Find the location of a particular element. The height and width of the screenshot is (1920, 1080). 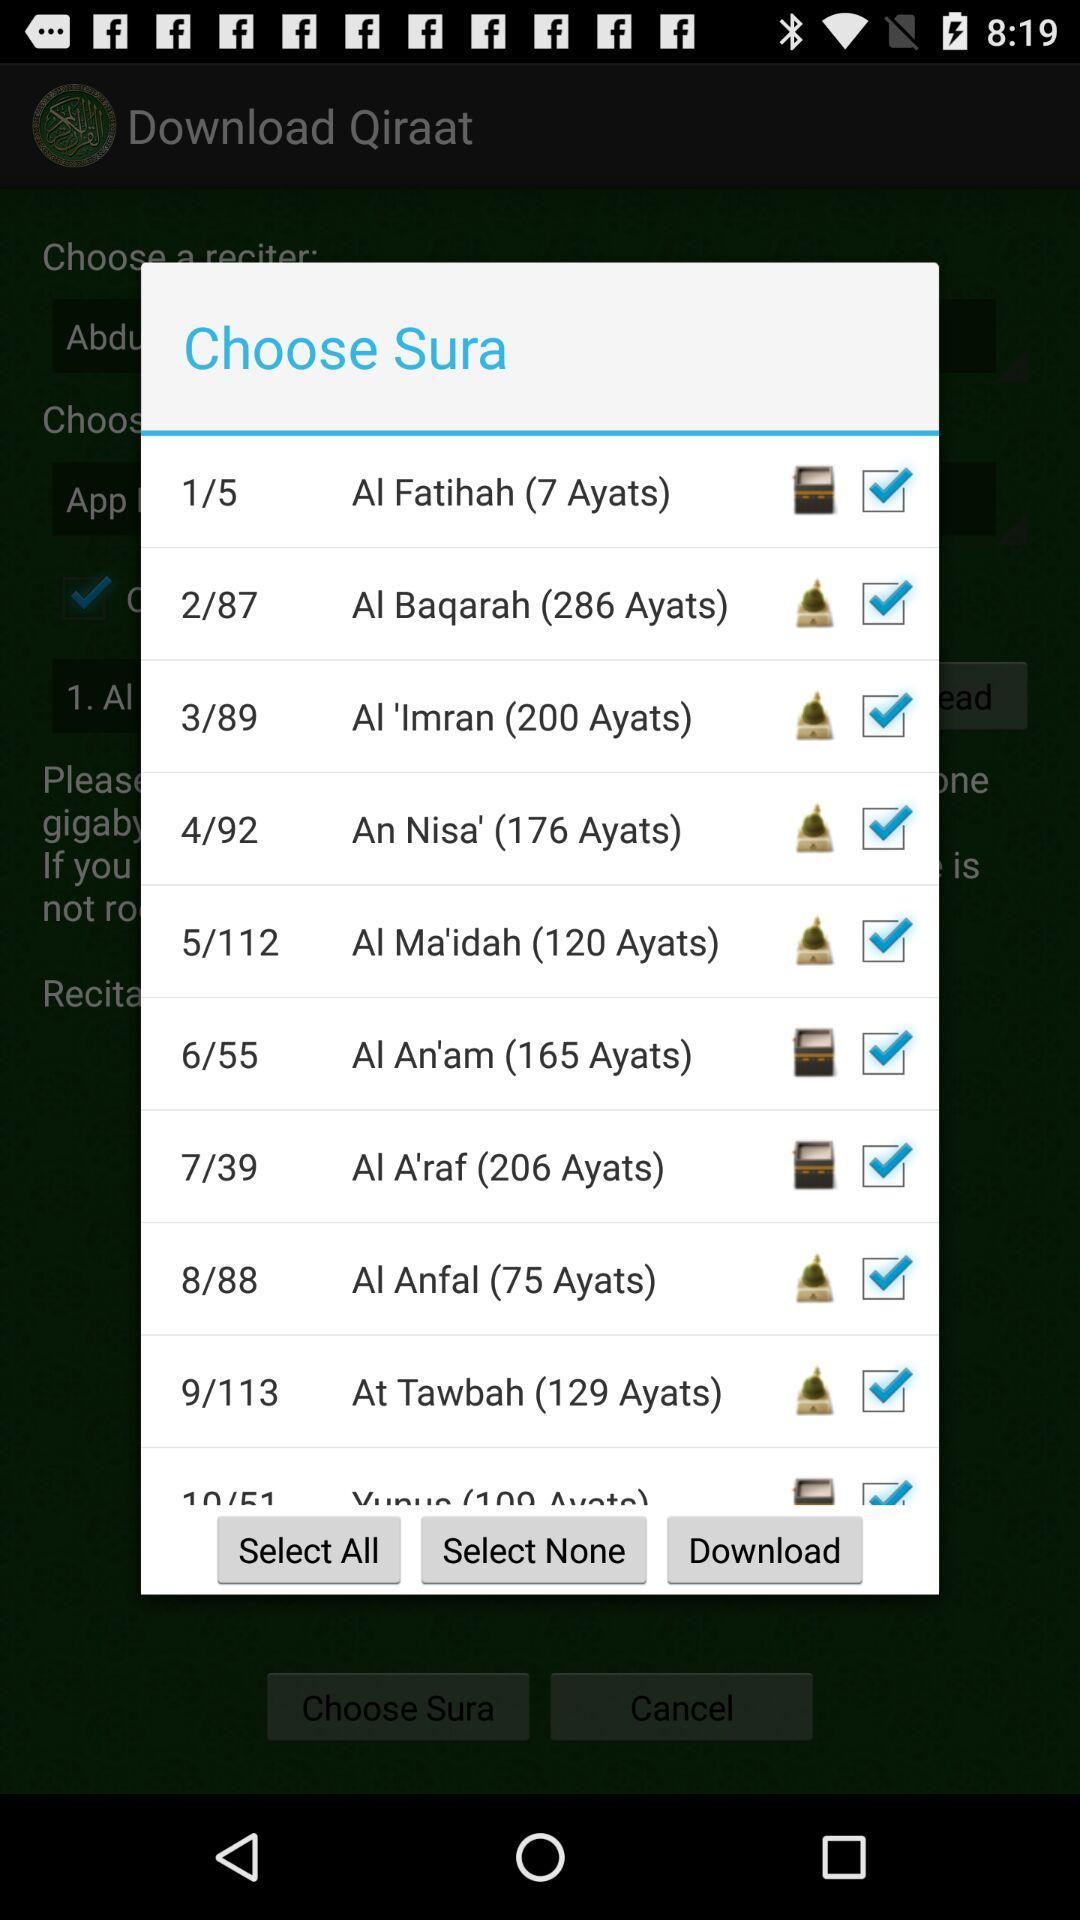

un-check box is located at coordinates (882, 1166).